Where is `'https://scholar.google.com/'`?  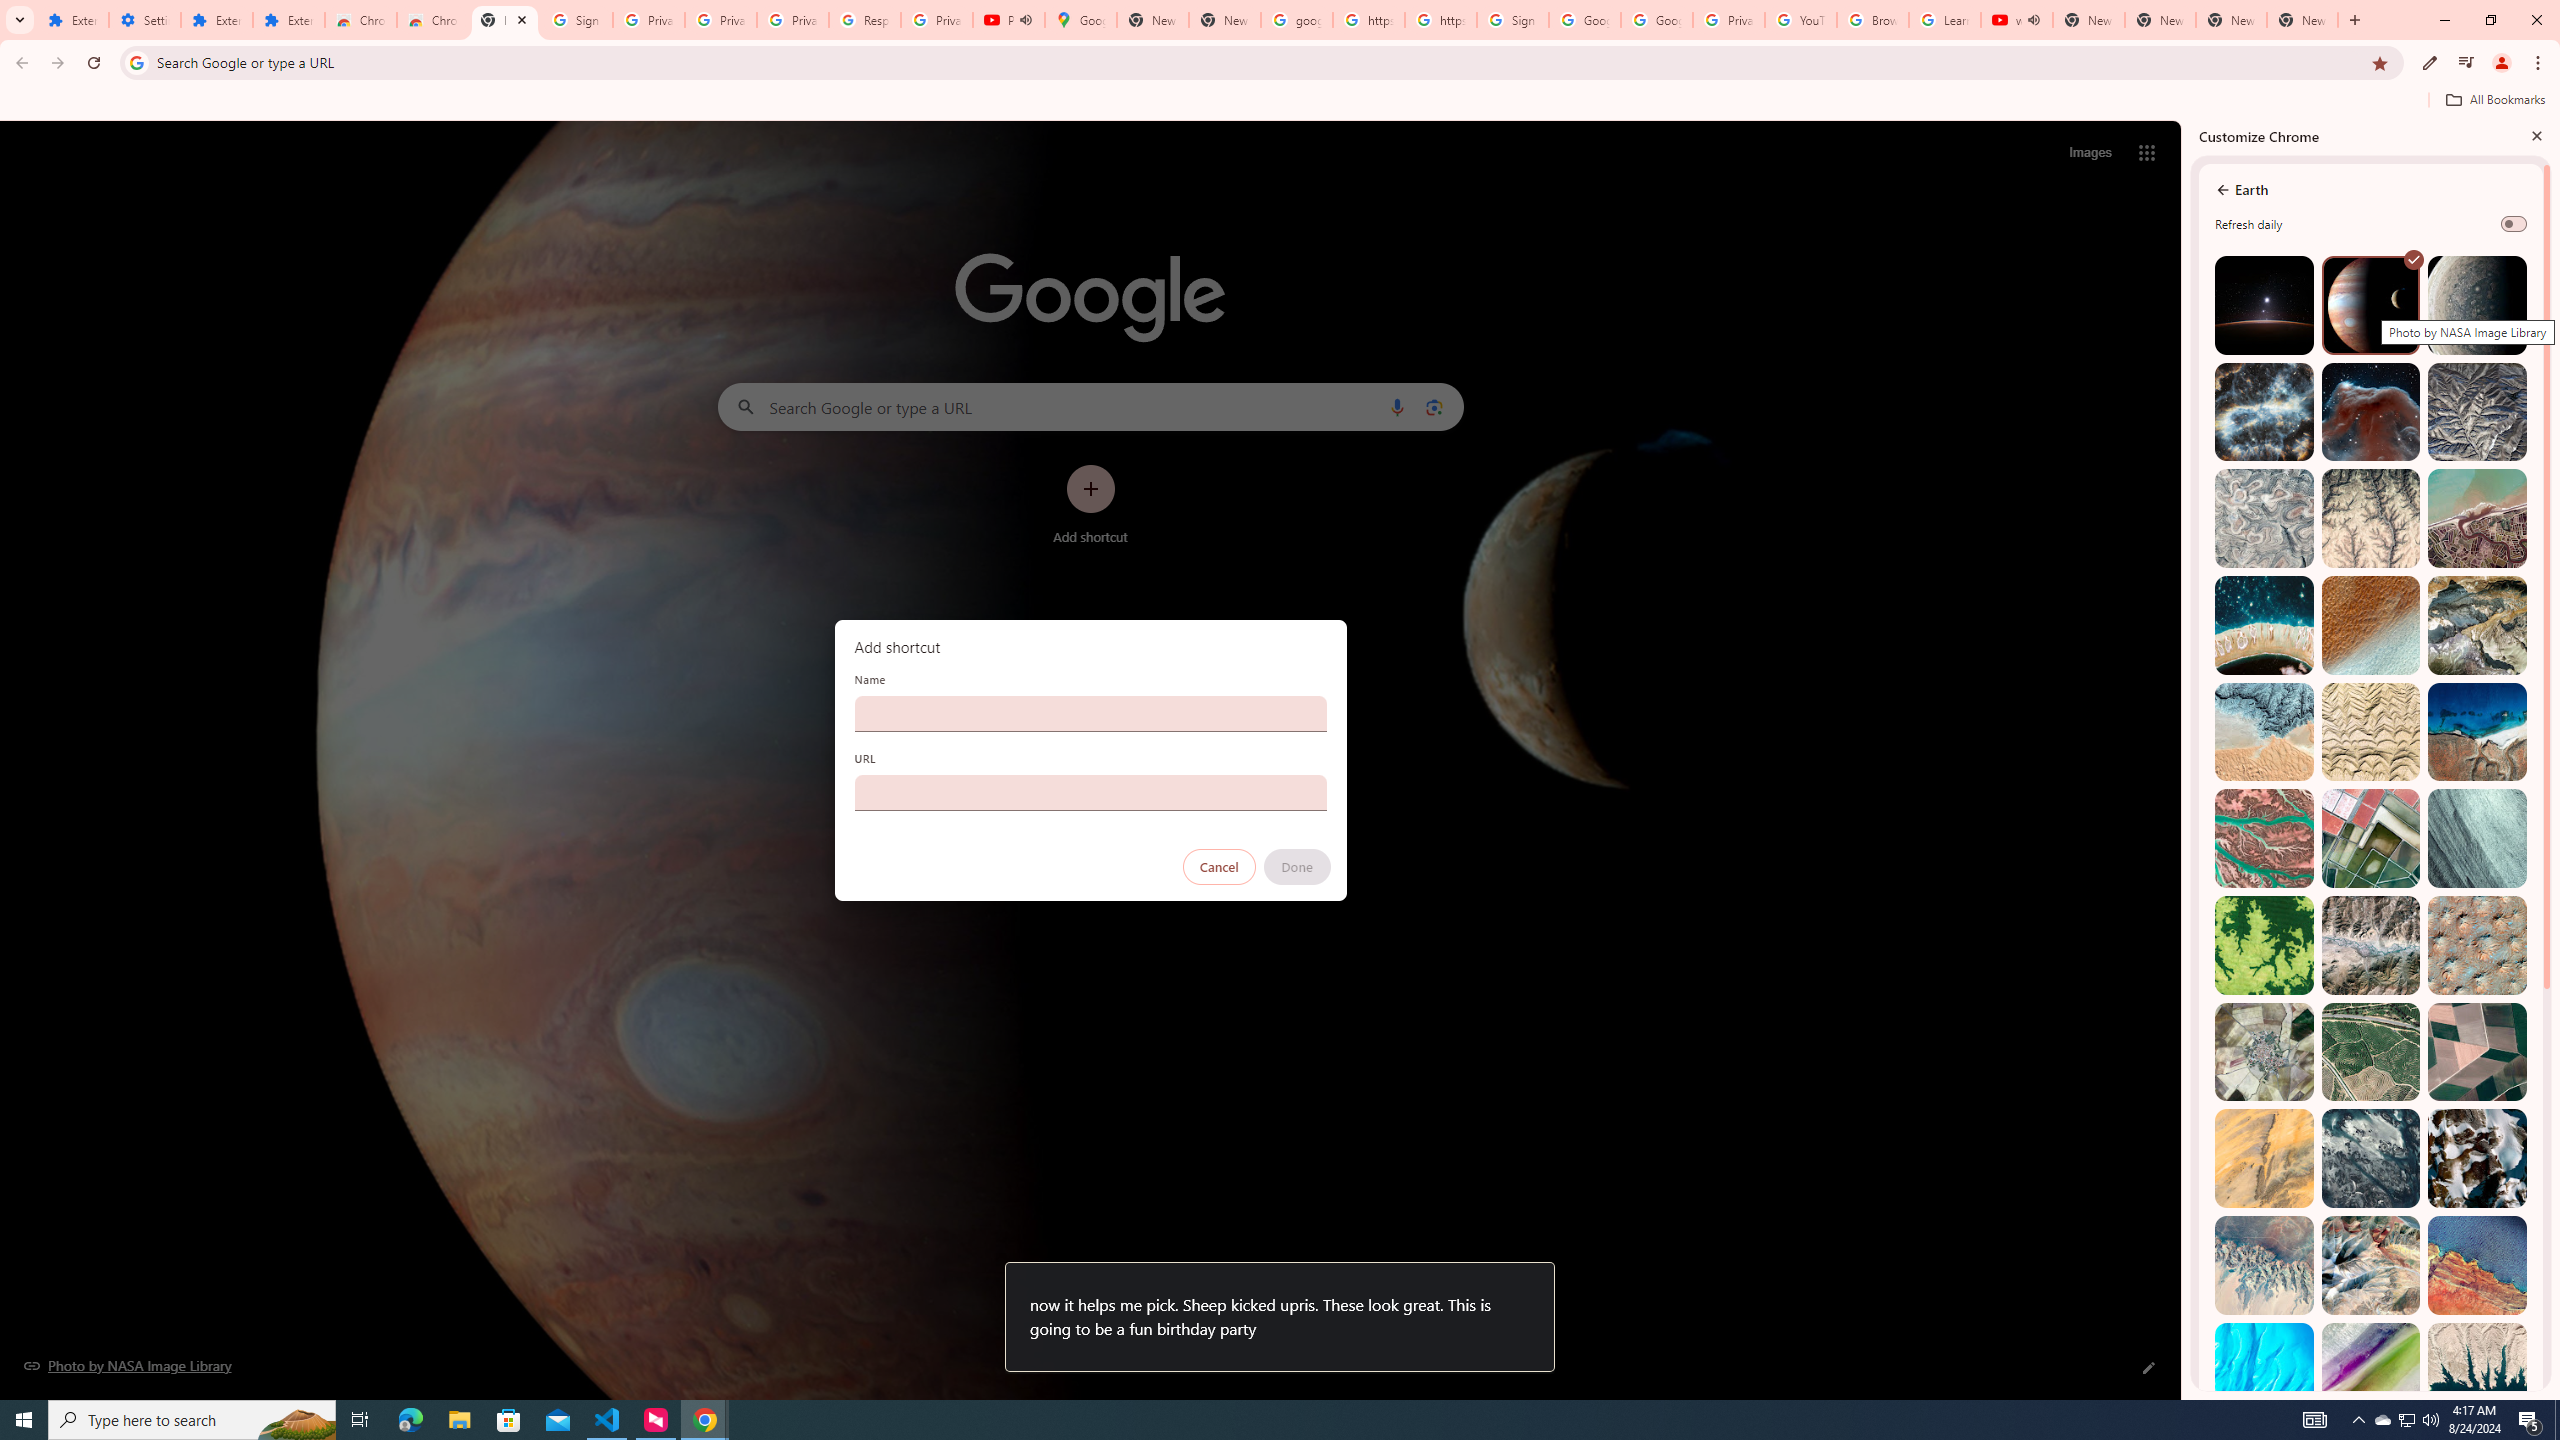 'https://scholar.google.com/' is located at coordinates (1439, 19).